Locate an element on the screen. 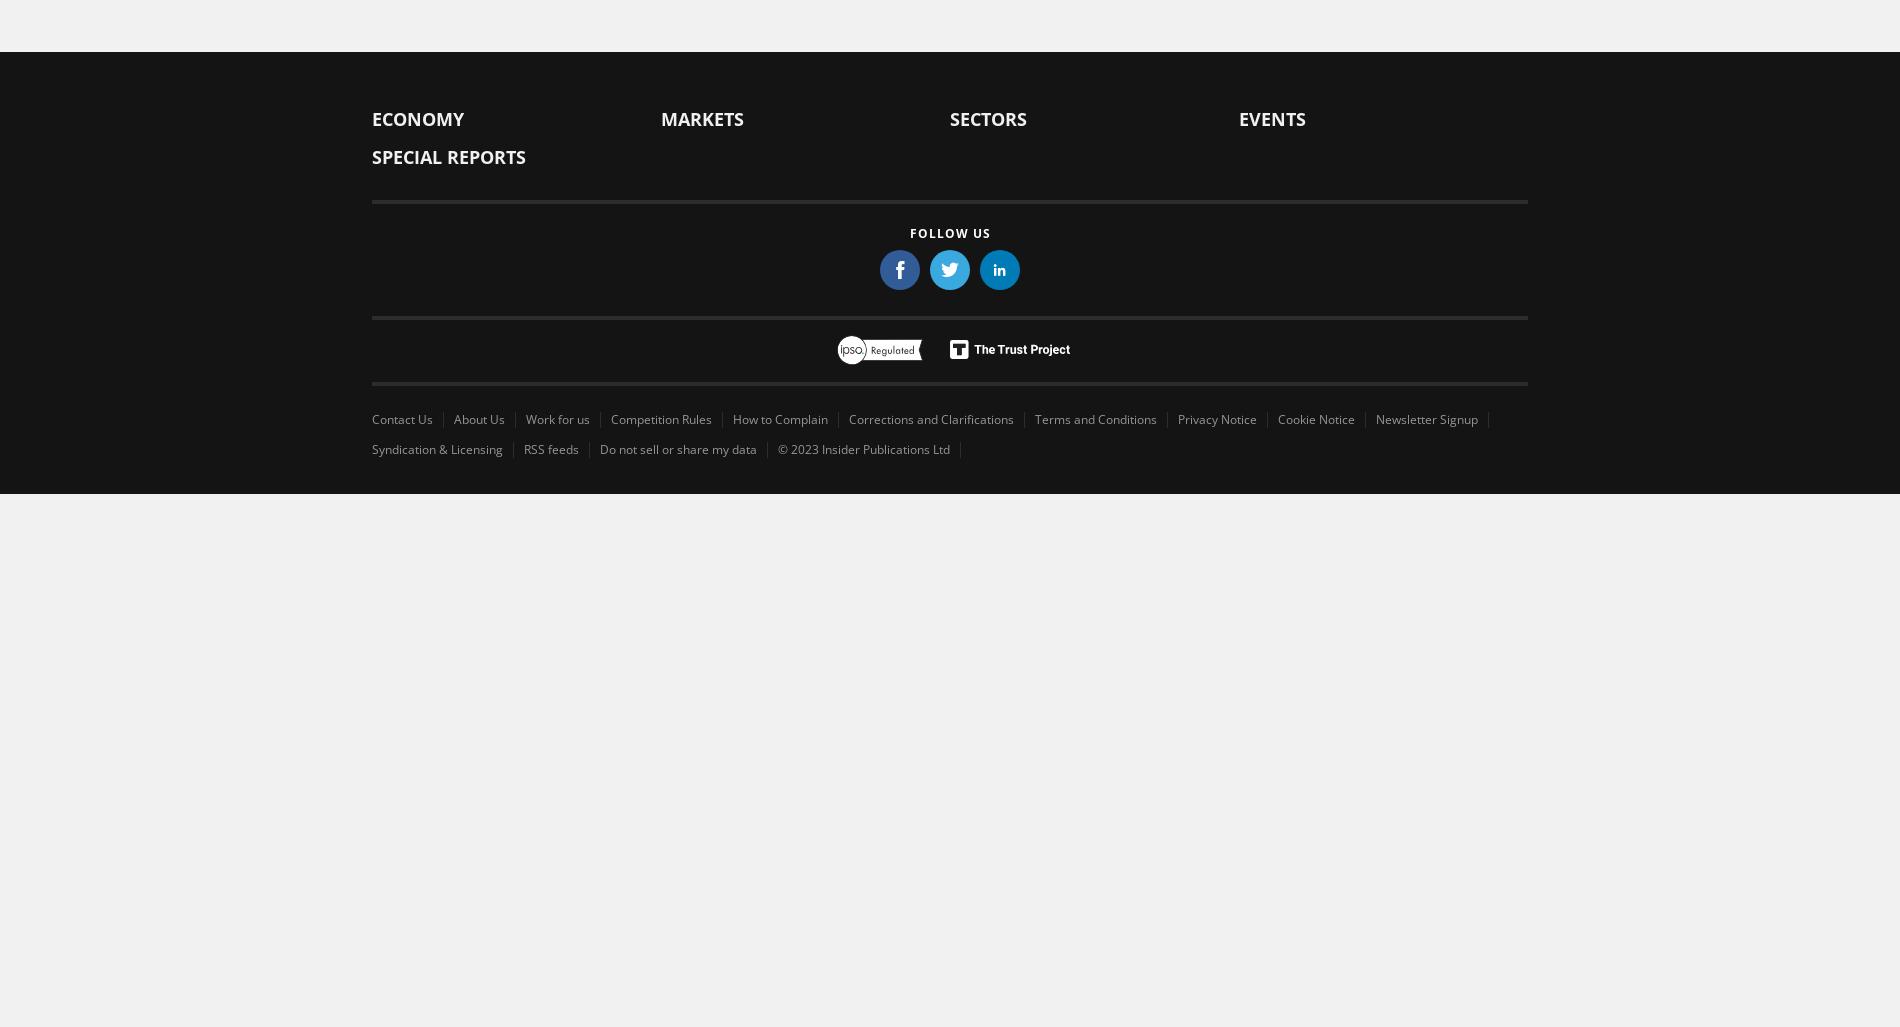  'Privacy Notice' is located at coordinates (1216, 417).